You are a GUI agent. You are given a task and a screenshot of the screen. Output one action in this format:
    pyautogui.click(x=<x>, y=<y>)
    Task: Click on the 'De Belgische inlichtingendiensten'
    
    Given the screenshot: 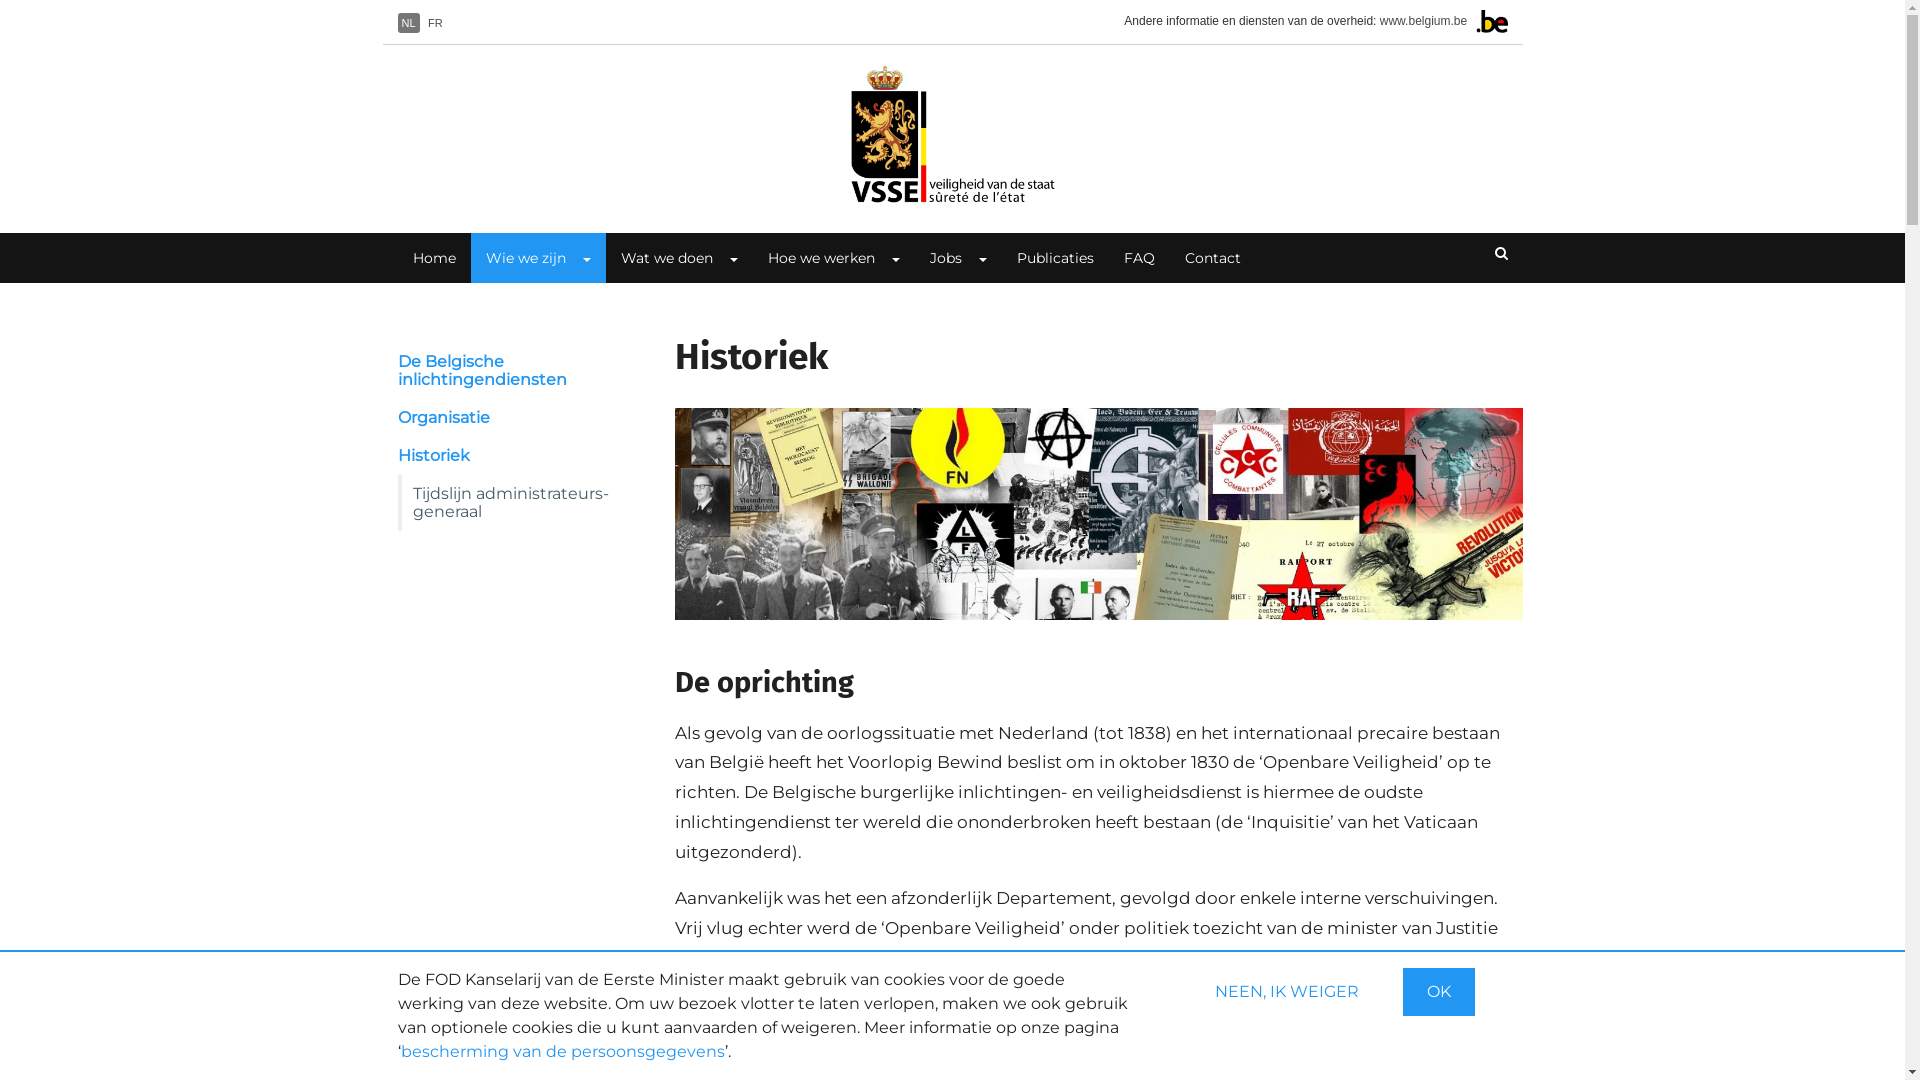 What is the action you would take?
    pyautogui.click(x=513, y=370)
    